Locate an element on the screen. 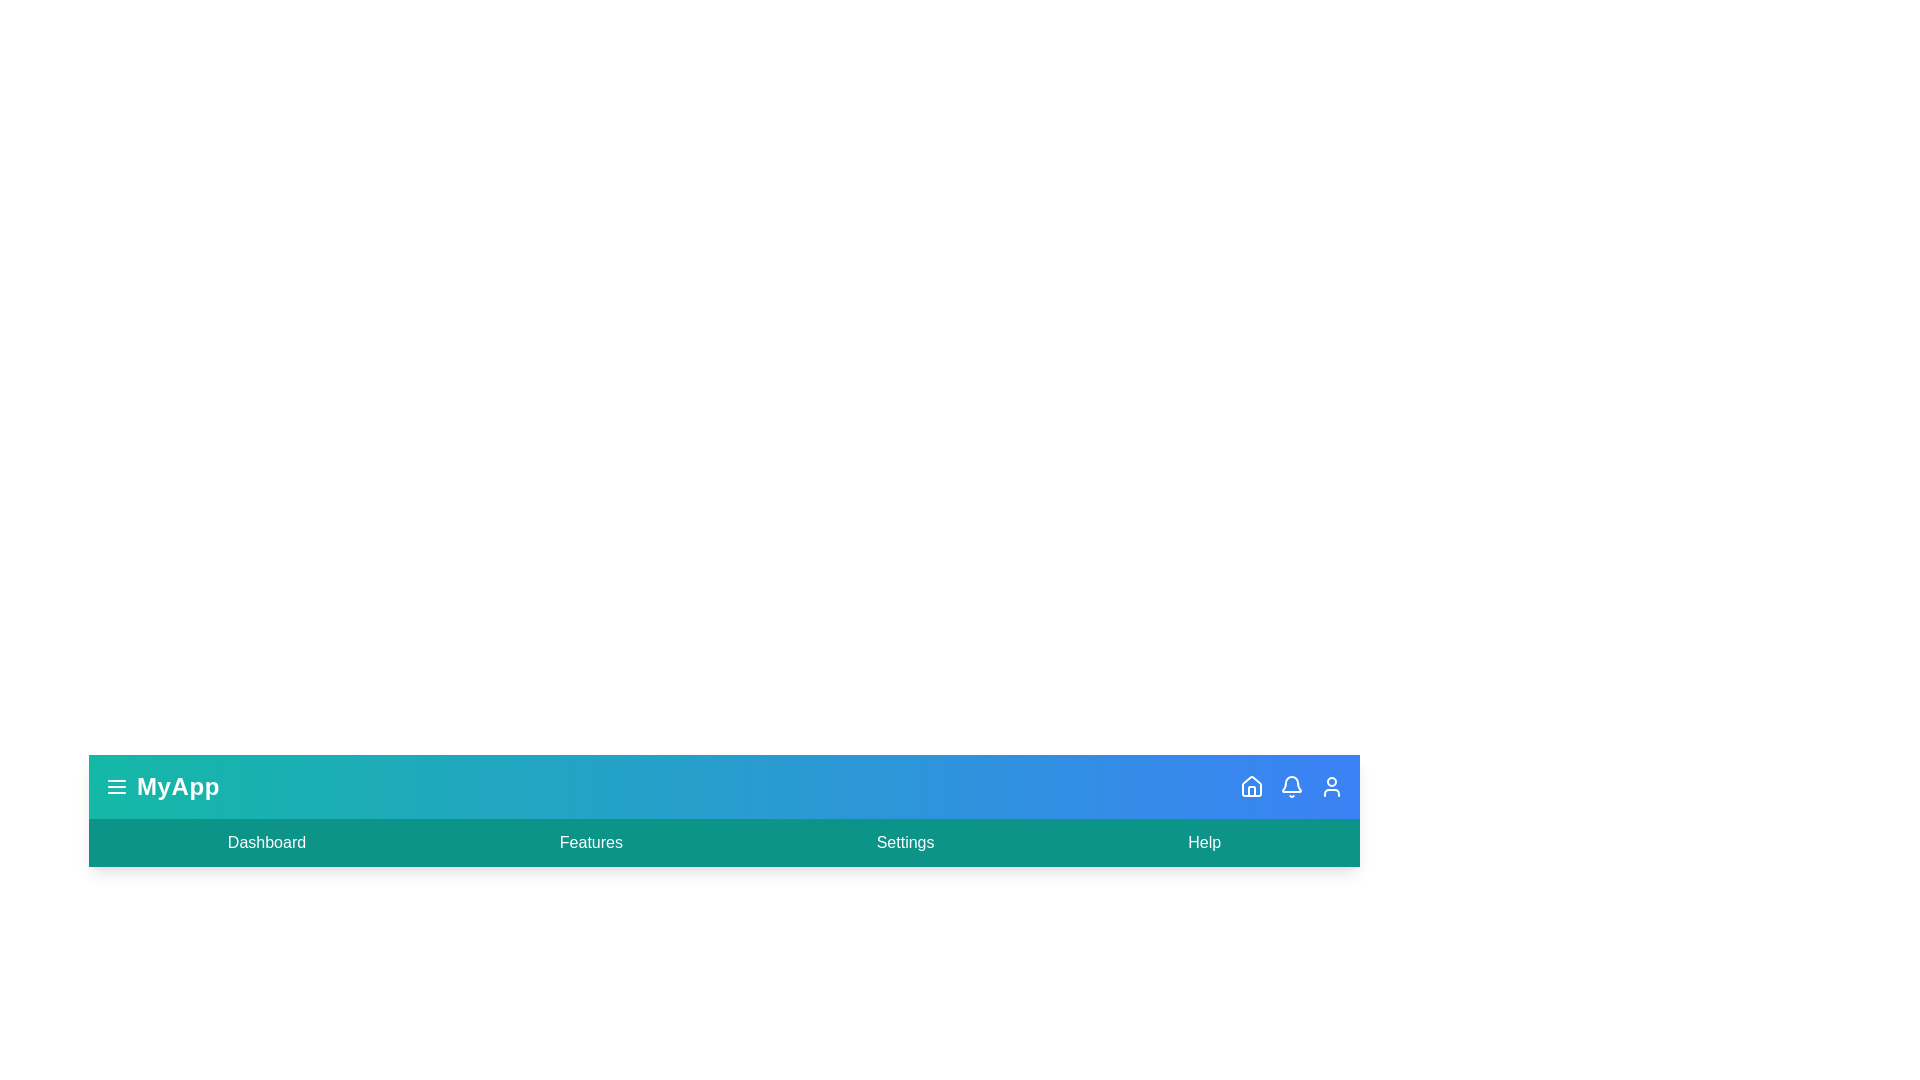  the bell icon to access notifications is located at coordinates (1291, 785).